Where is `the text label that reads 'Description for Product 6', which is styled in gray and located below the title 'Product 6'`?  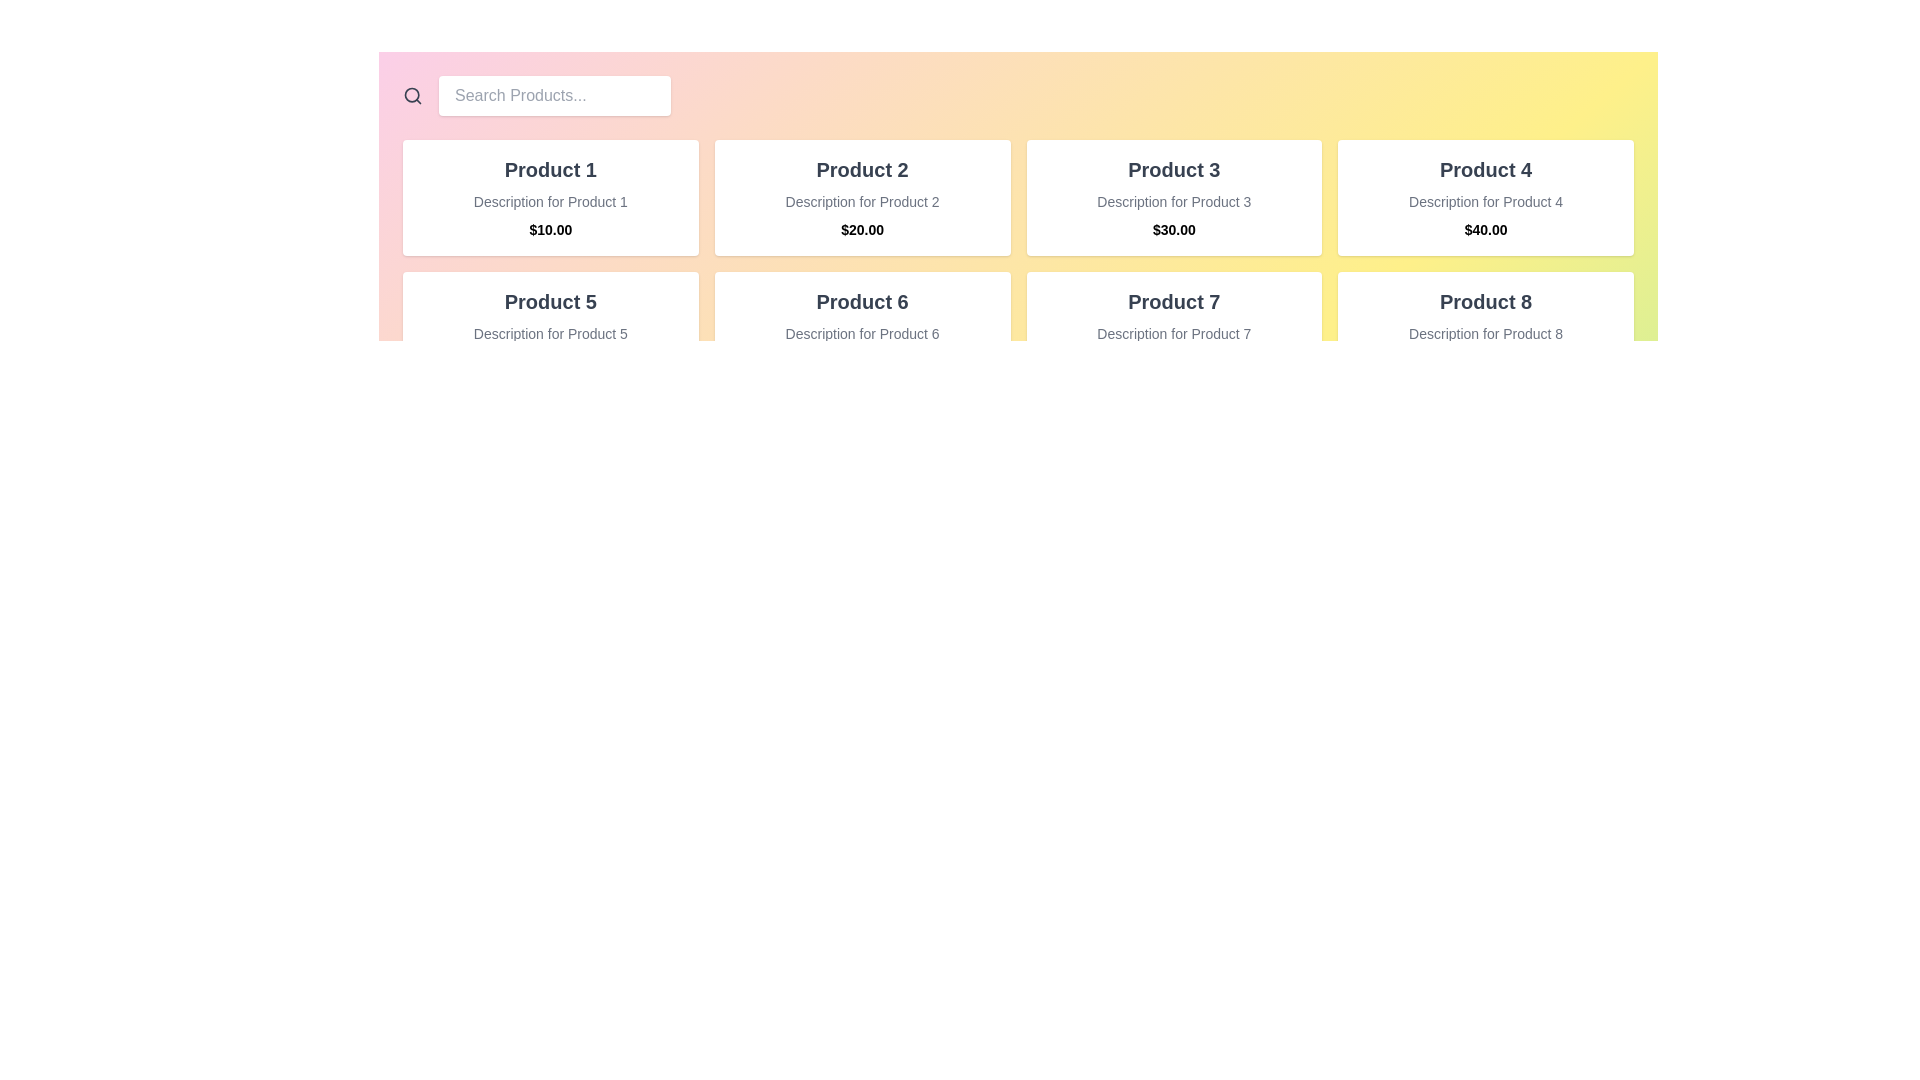 the text label that reads 'Description for Product 6', which is styled in gray and located below the title 'Product 6' is located at coordinates (862, 333).